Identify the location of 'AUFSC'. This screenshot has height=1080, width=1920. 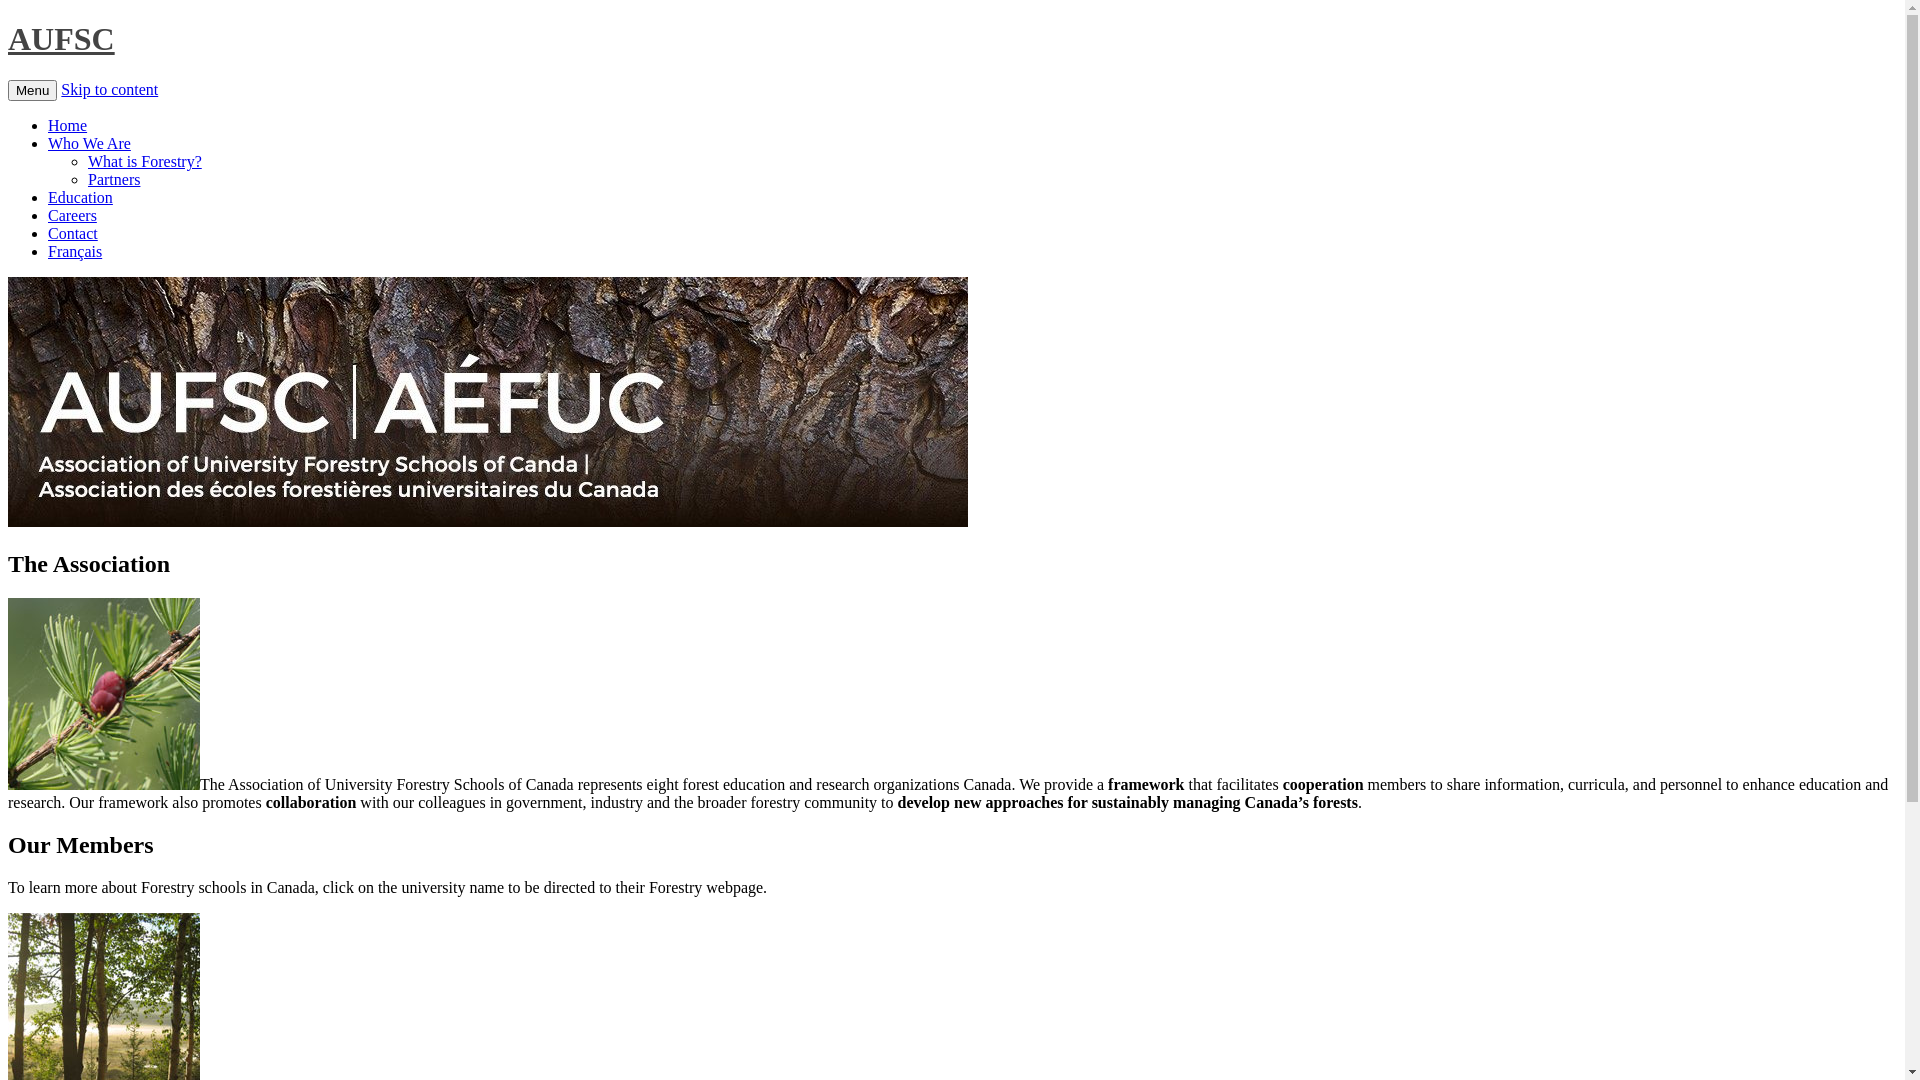
(8, 38).